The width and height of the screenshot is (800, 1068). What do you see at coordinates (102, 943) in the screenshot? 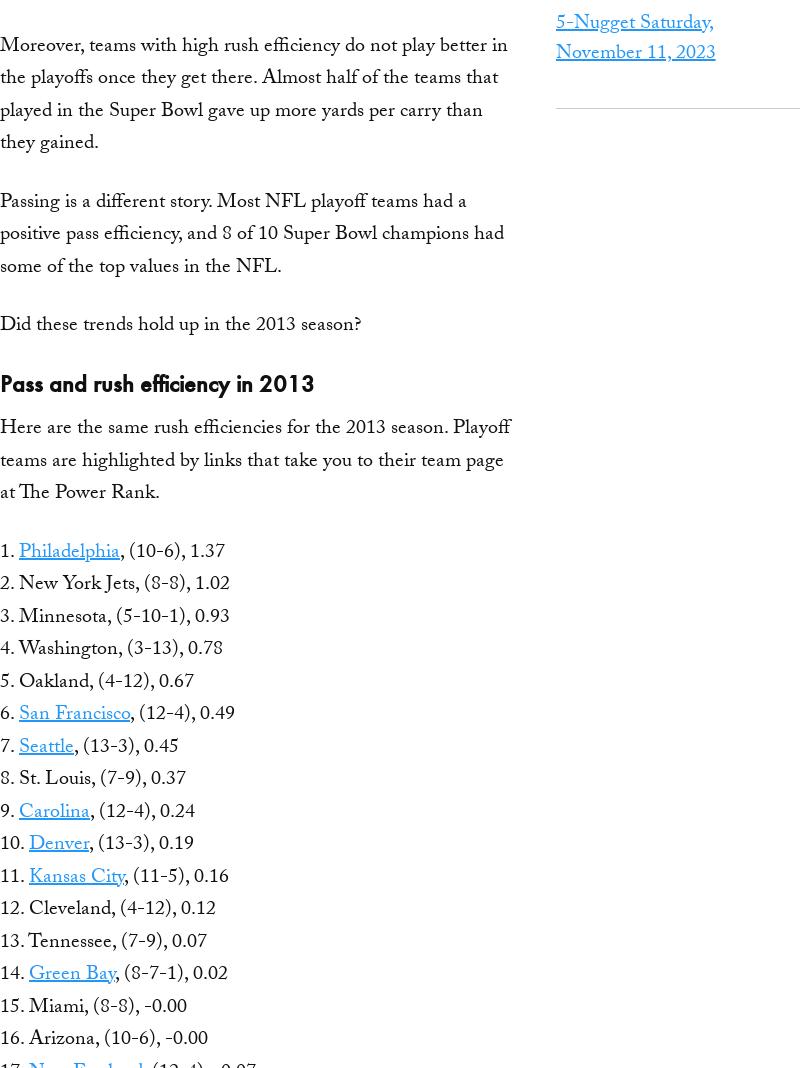
I see `'13. Tennessee, (7-9), 0.07'` at bounding box center [102, 943].